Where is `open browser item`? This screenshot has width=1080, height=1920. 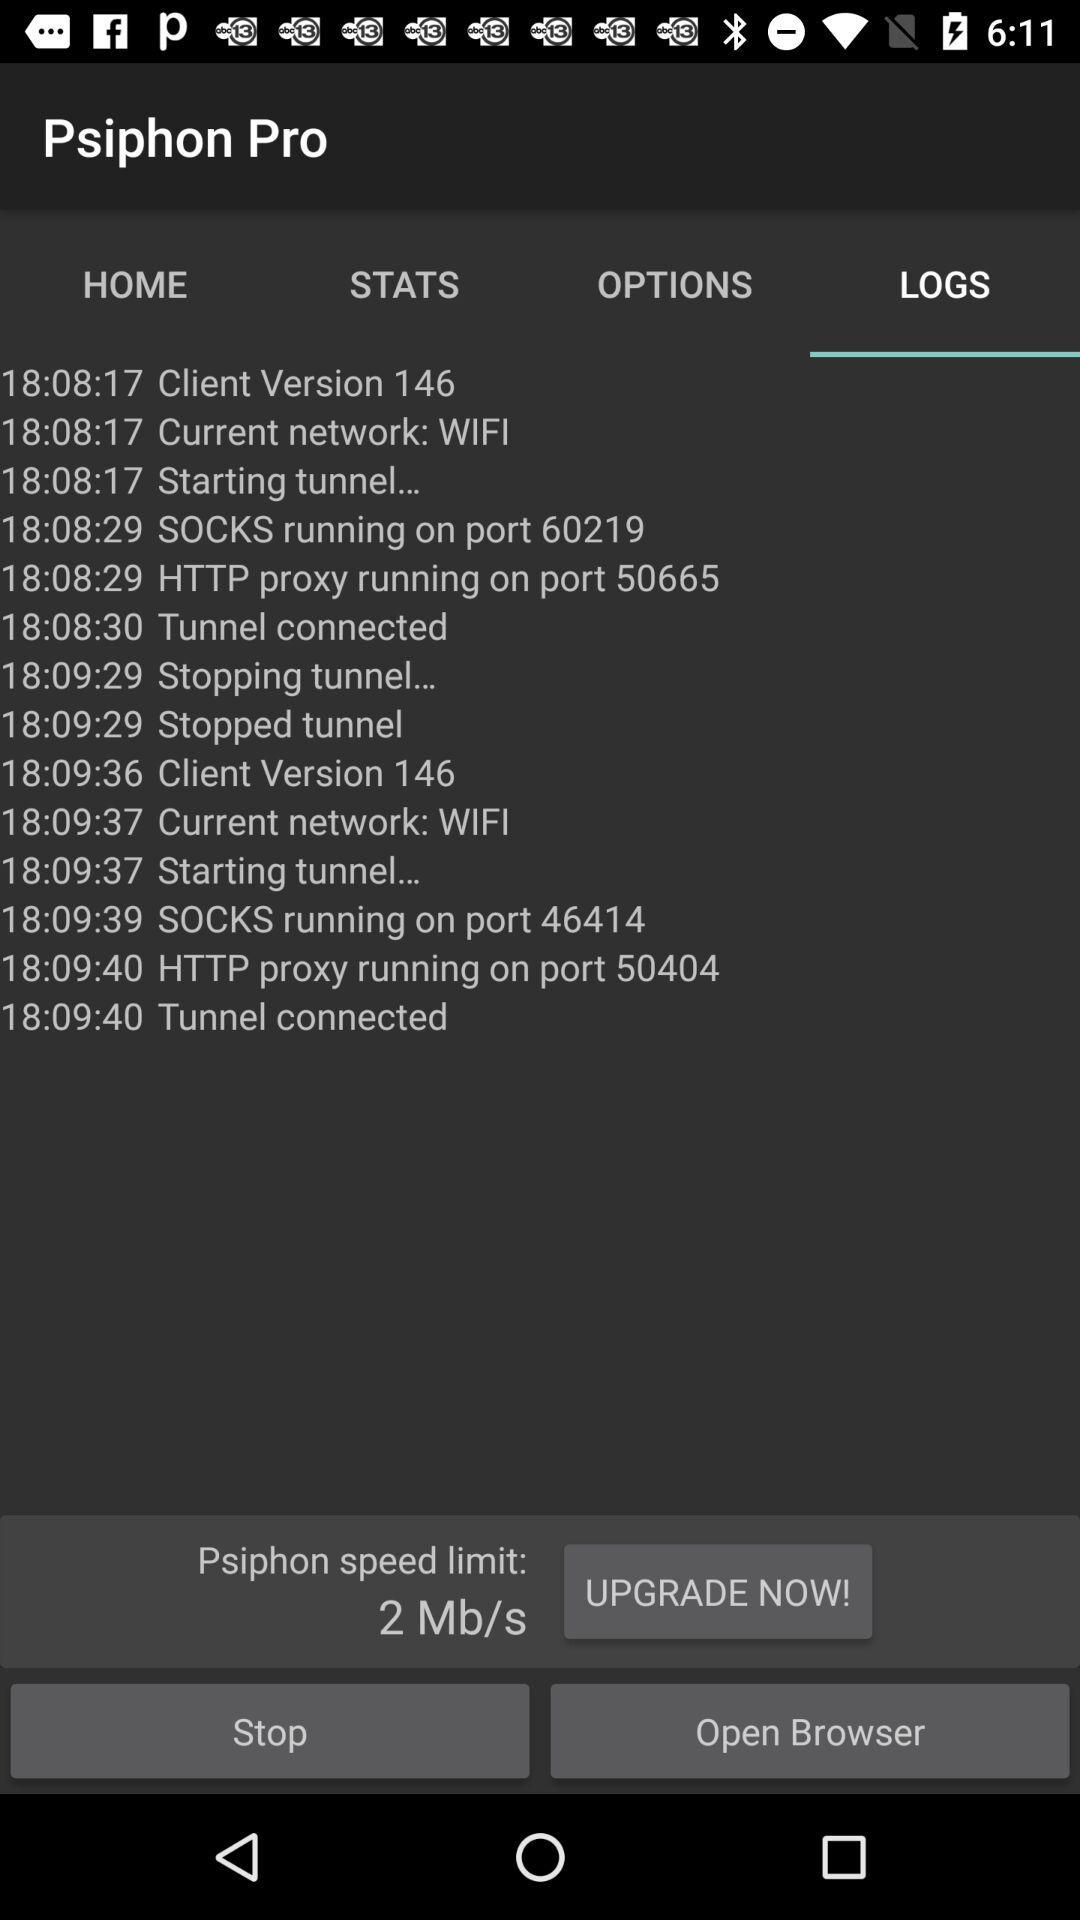
open browser item is located at coordinates (810, 1730).